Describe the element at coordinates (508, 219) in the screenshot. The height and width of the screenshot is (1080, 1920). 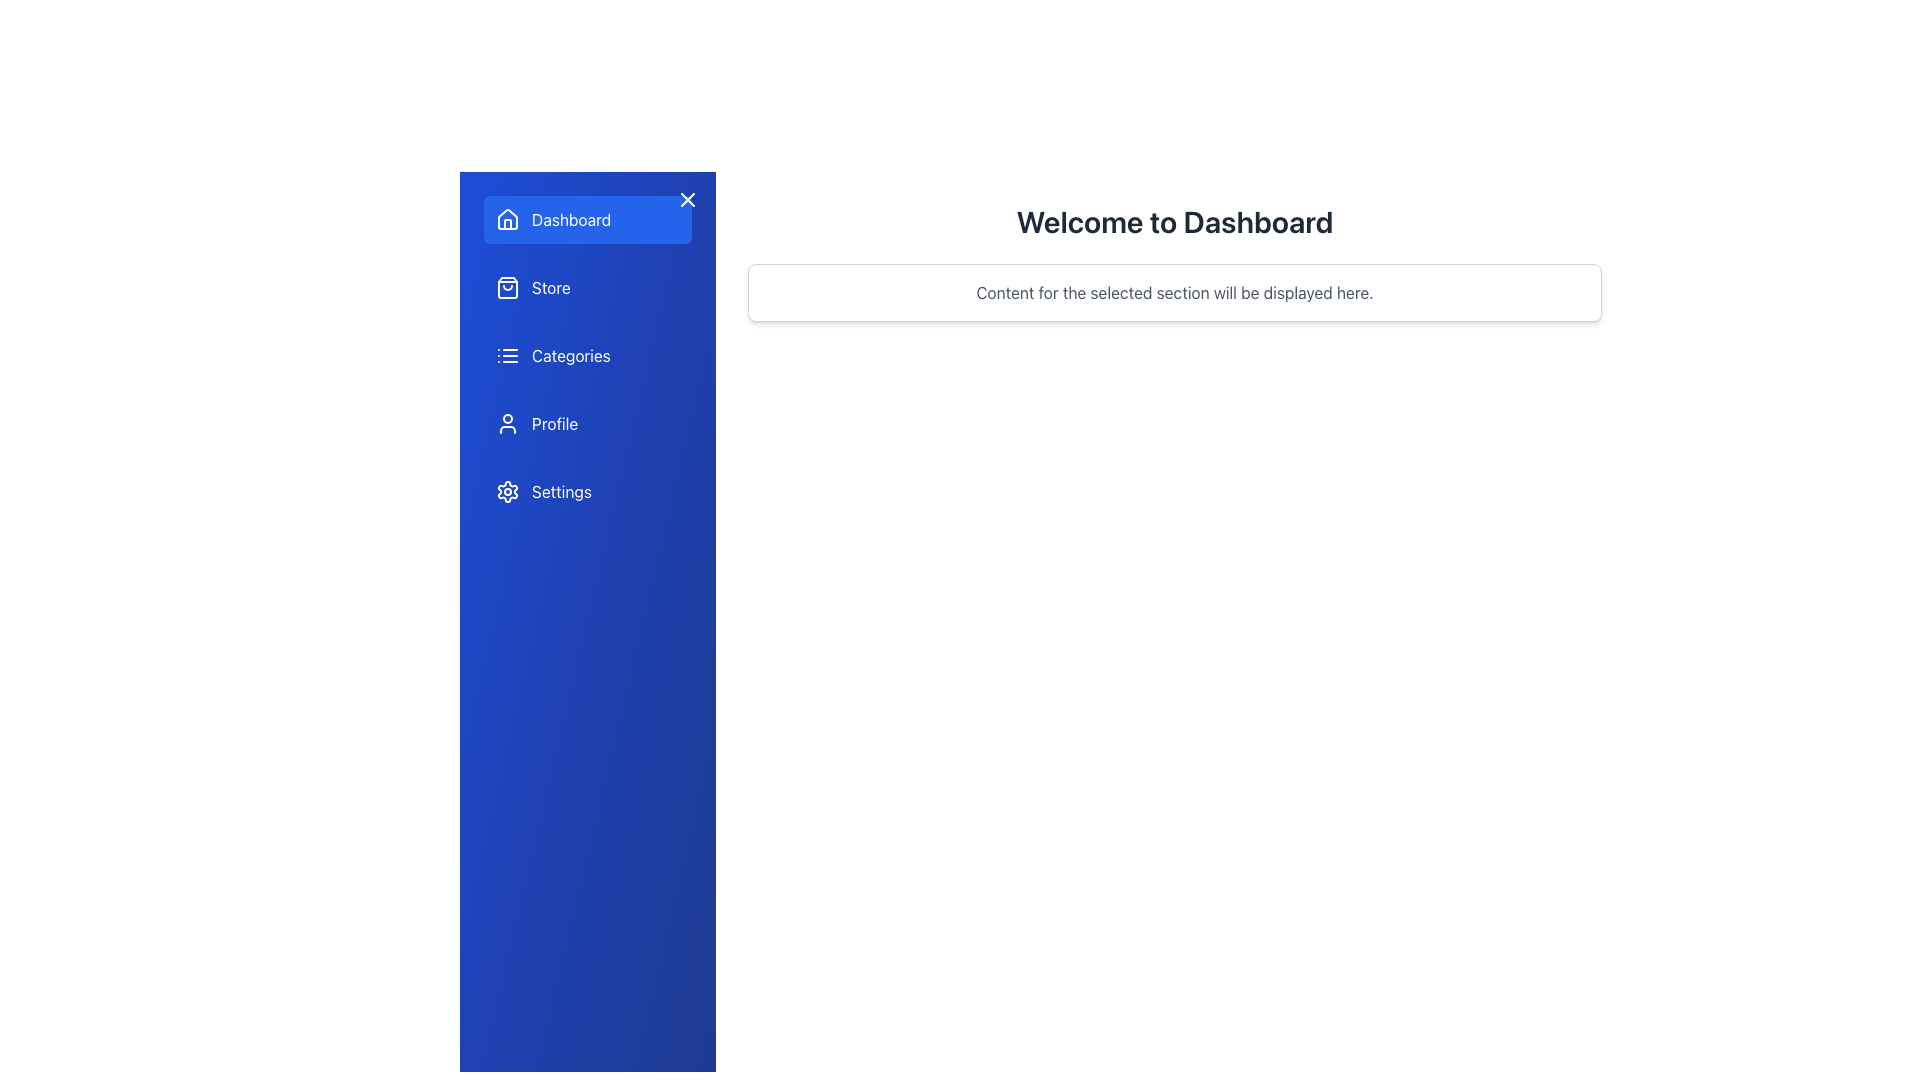
I see `the 'home' icon located in the left sidebar navigation menu next to the 'Dashboard' option` at that location.